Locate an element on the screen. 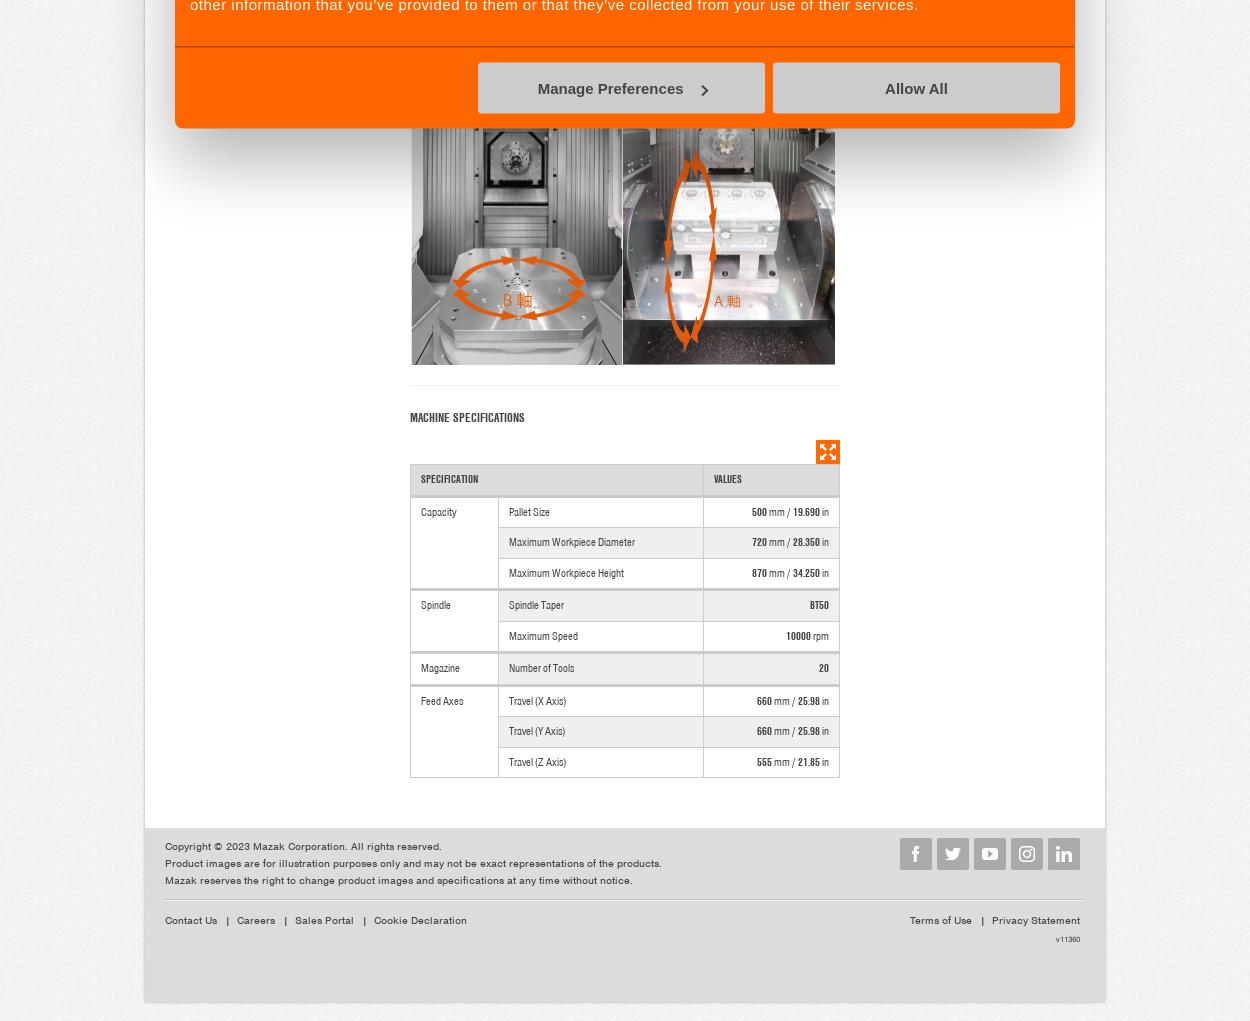 The image size is (1250, 1021). 'Large-capacity machining area compared to required floor space' is located at coordinates (615, 35).